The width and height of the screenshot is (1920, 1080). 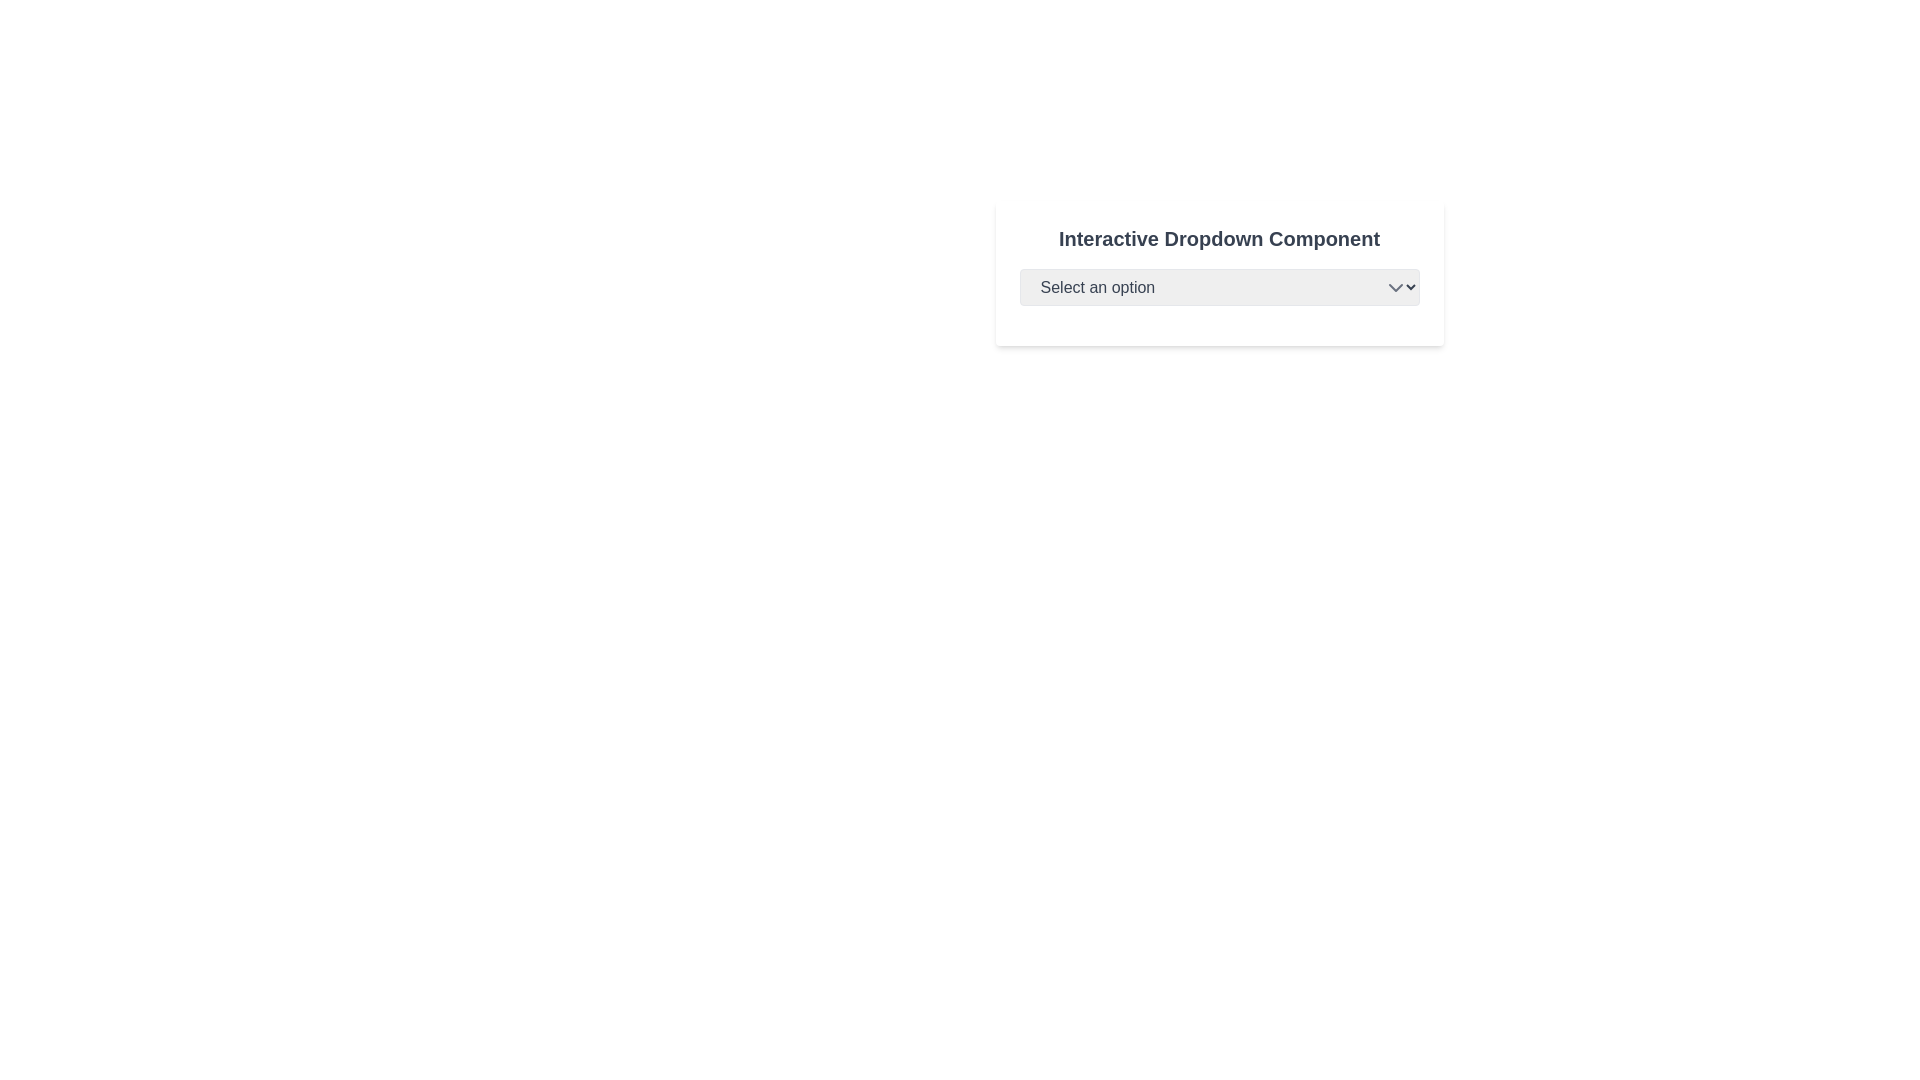 I want to click on the downward-facing chevron icon, so click(x=1394, y=287).